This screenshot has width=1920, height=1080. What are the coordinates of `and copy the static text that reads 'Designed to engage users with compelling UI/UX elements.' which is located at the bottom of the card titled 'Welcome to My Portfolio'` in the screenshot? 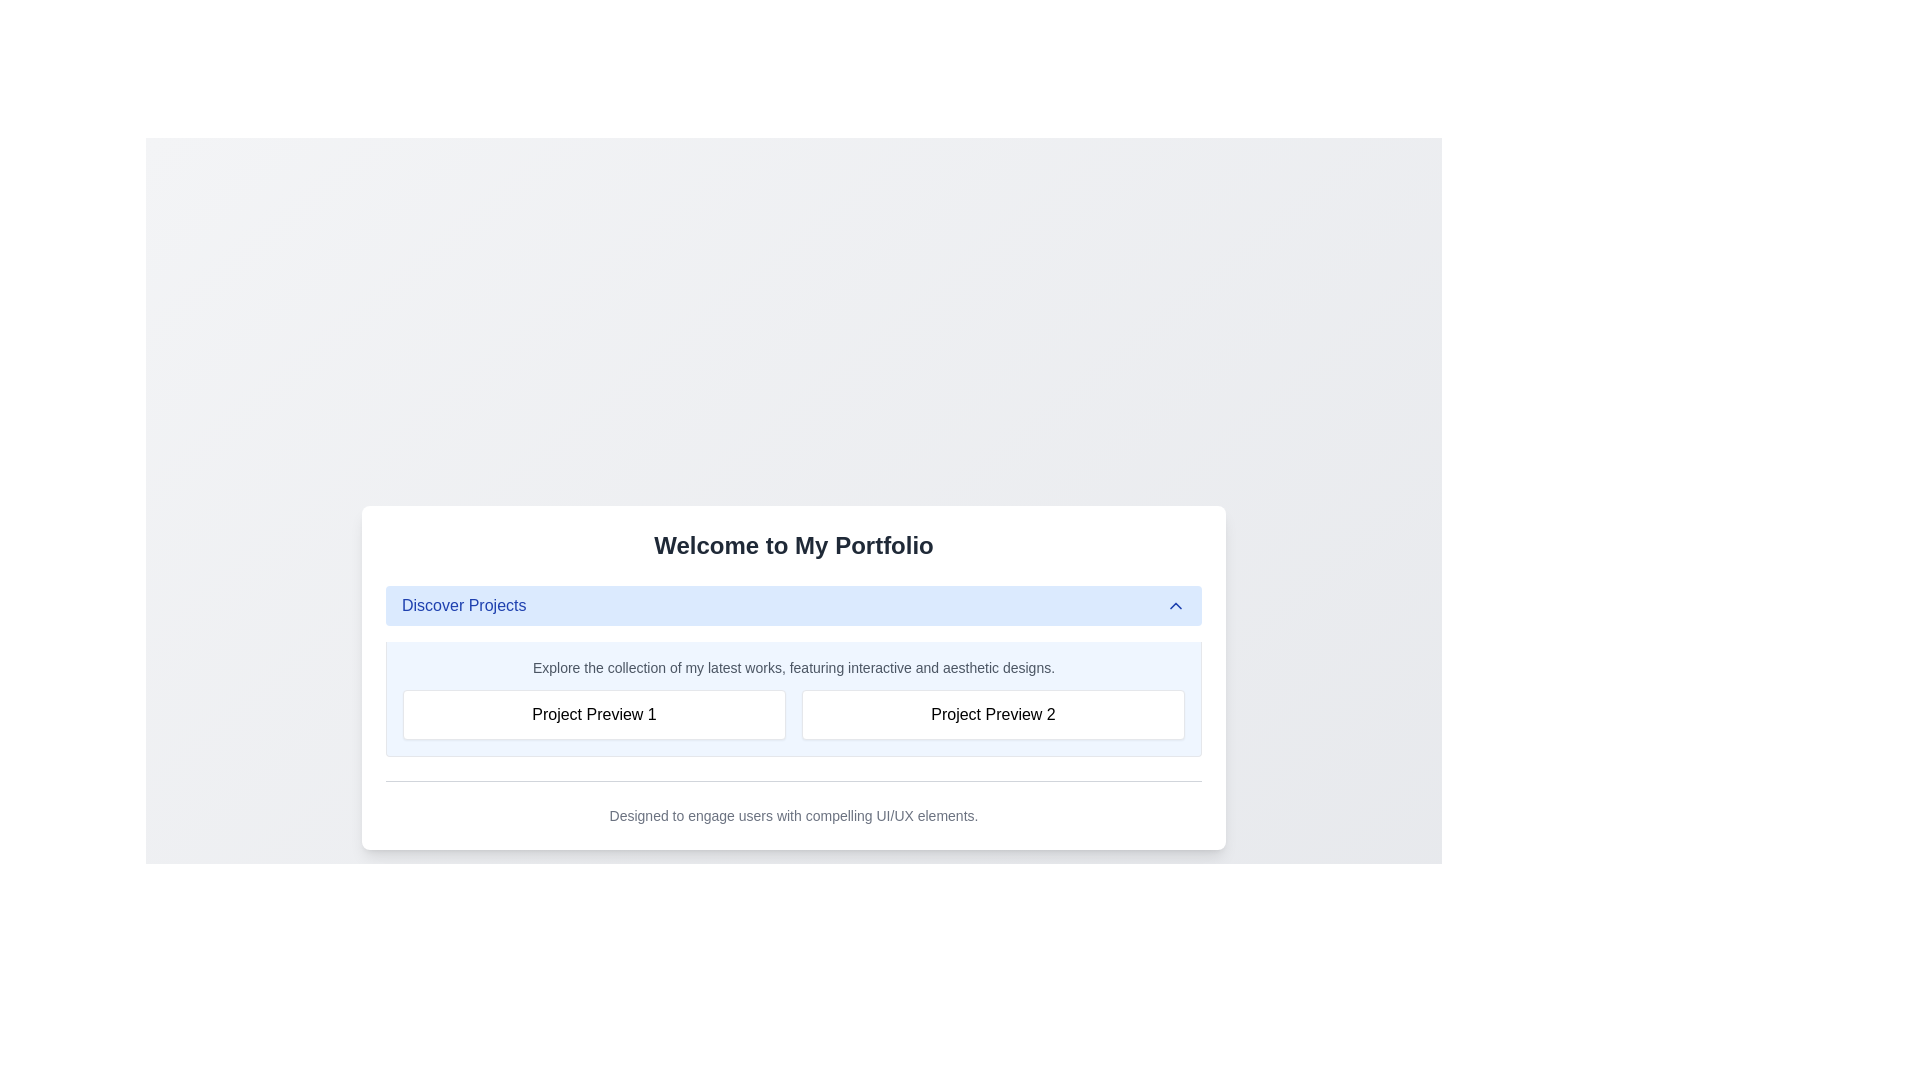 It's located at (792, 816).